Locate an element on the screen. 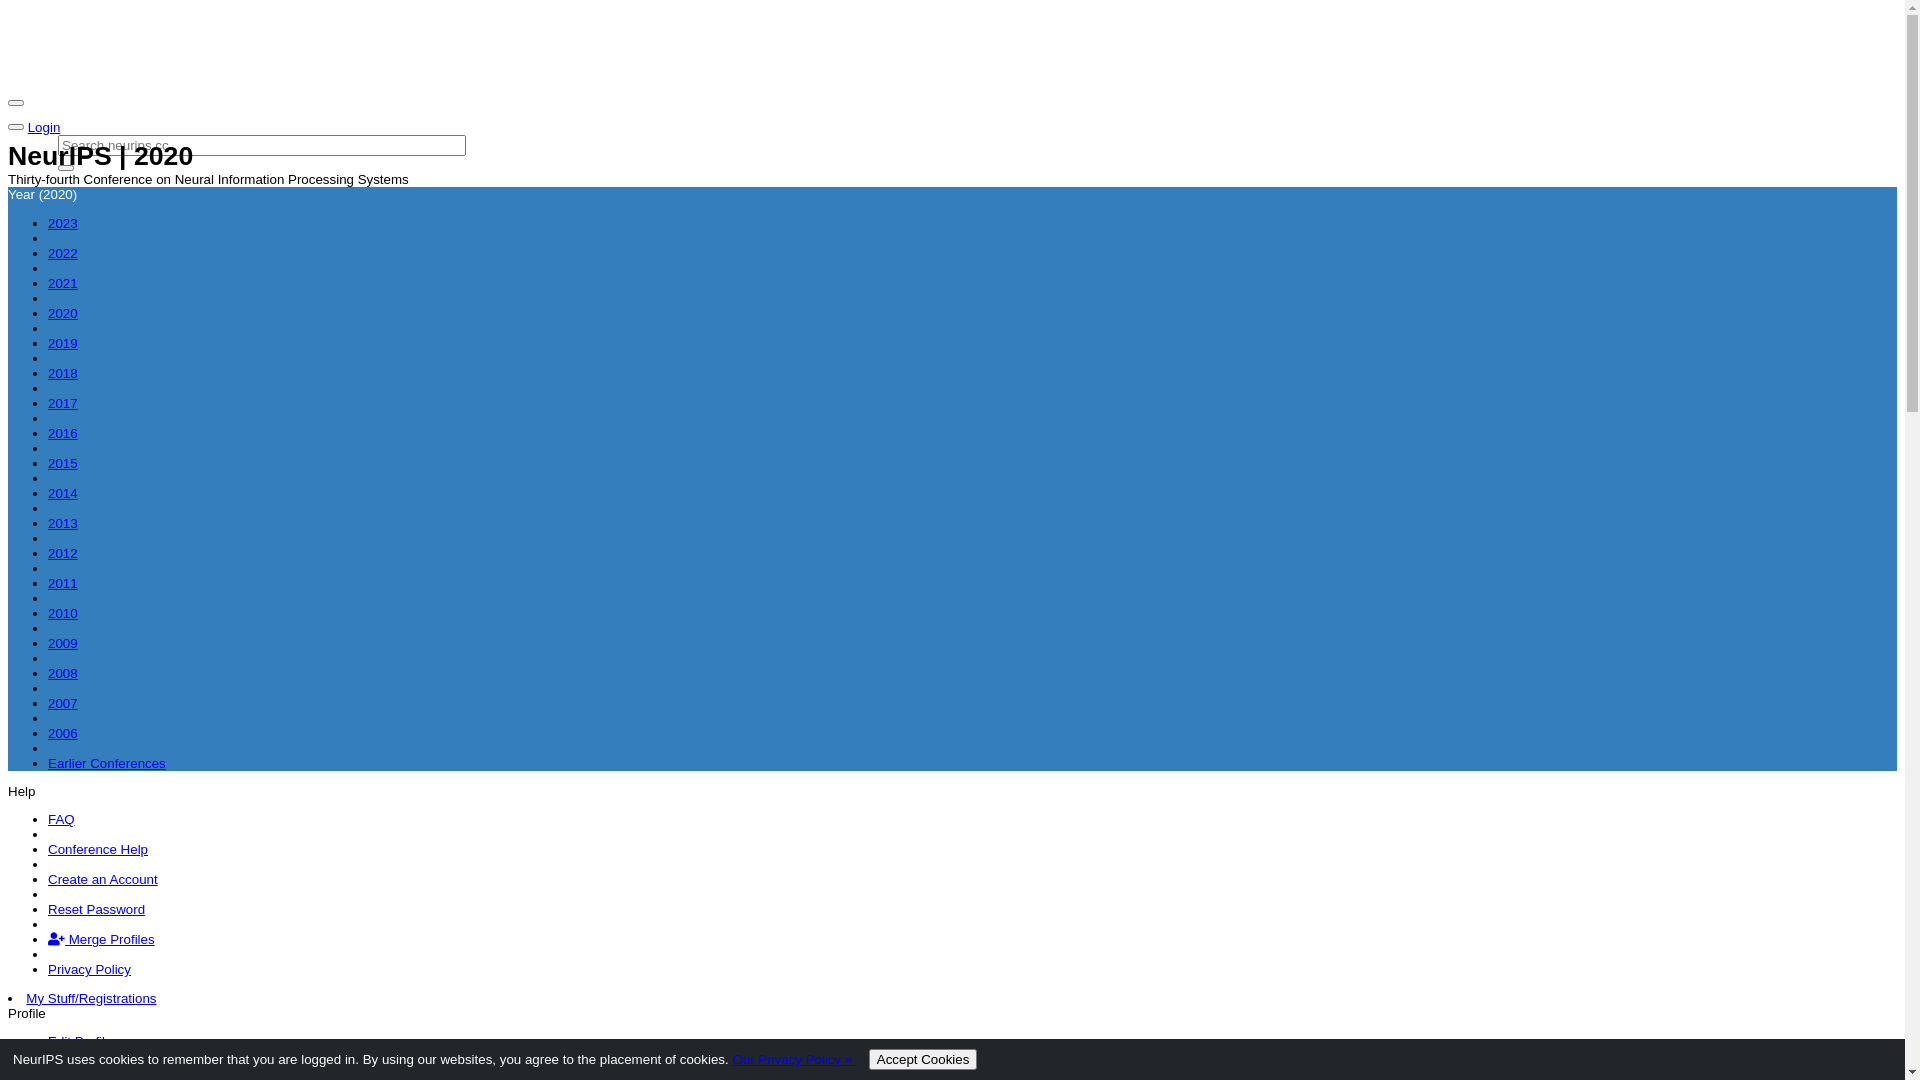  'Create an Account' is located at coordinates (48, 878).